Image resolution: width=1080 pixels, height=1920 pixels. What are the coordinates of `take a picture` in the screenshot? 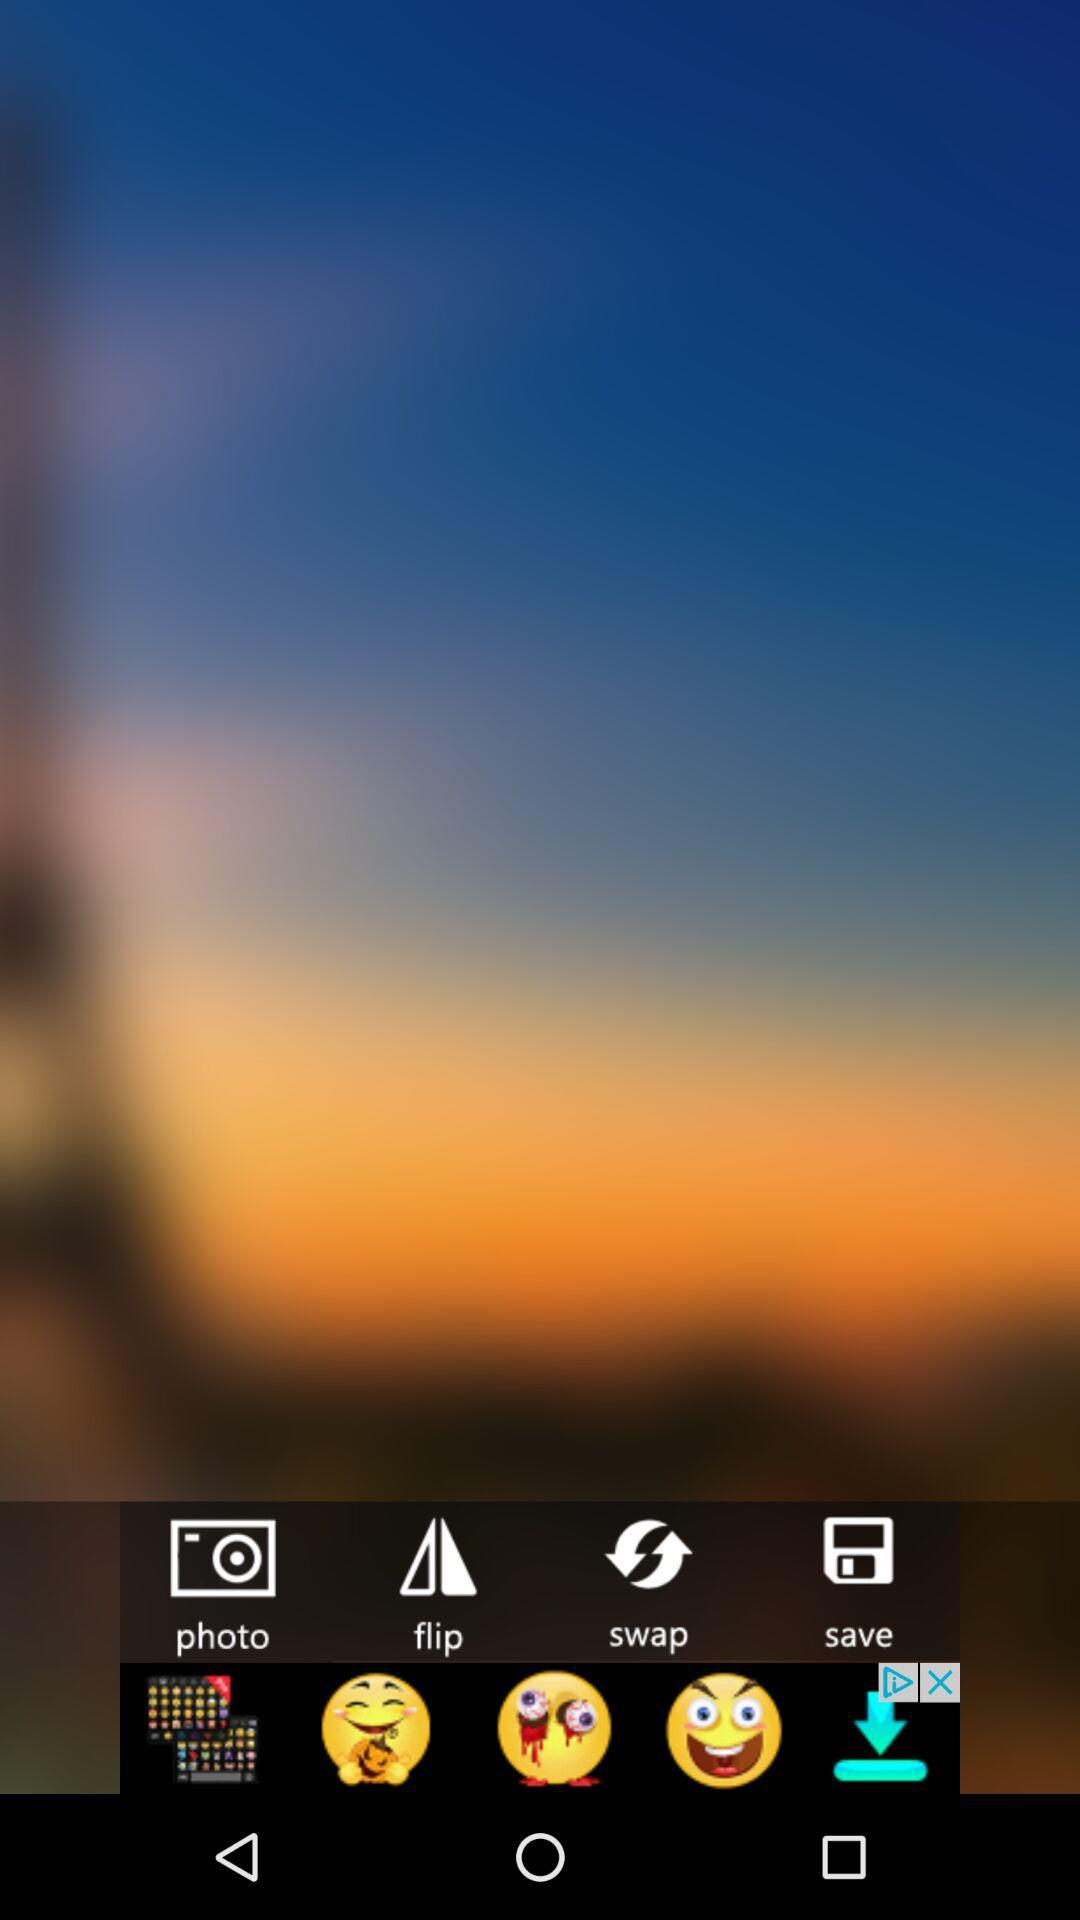 It's located at (225, 1581).